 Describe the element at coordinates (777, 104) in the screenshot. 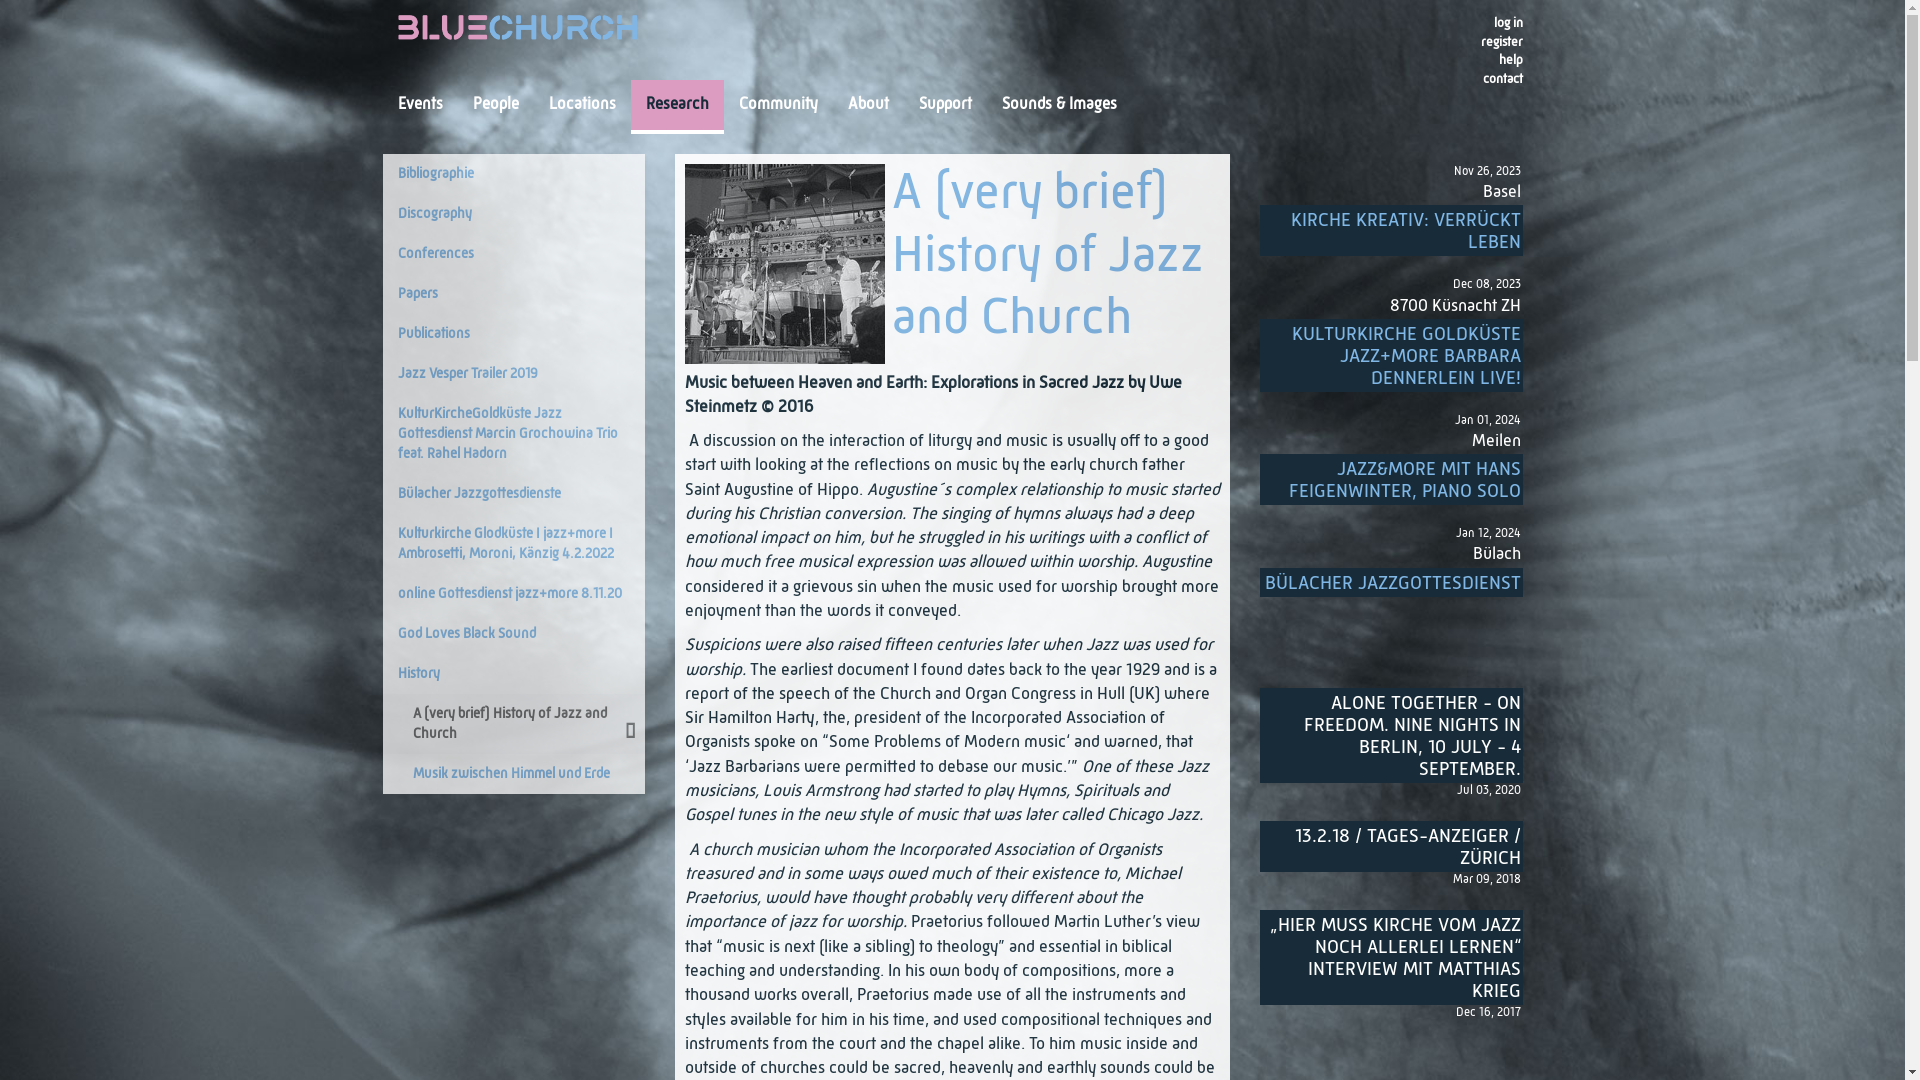

I see `'Community'` at that location.